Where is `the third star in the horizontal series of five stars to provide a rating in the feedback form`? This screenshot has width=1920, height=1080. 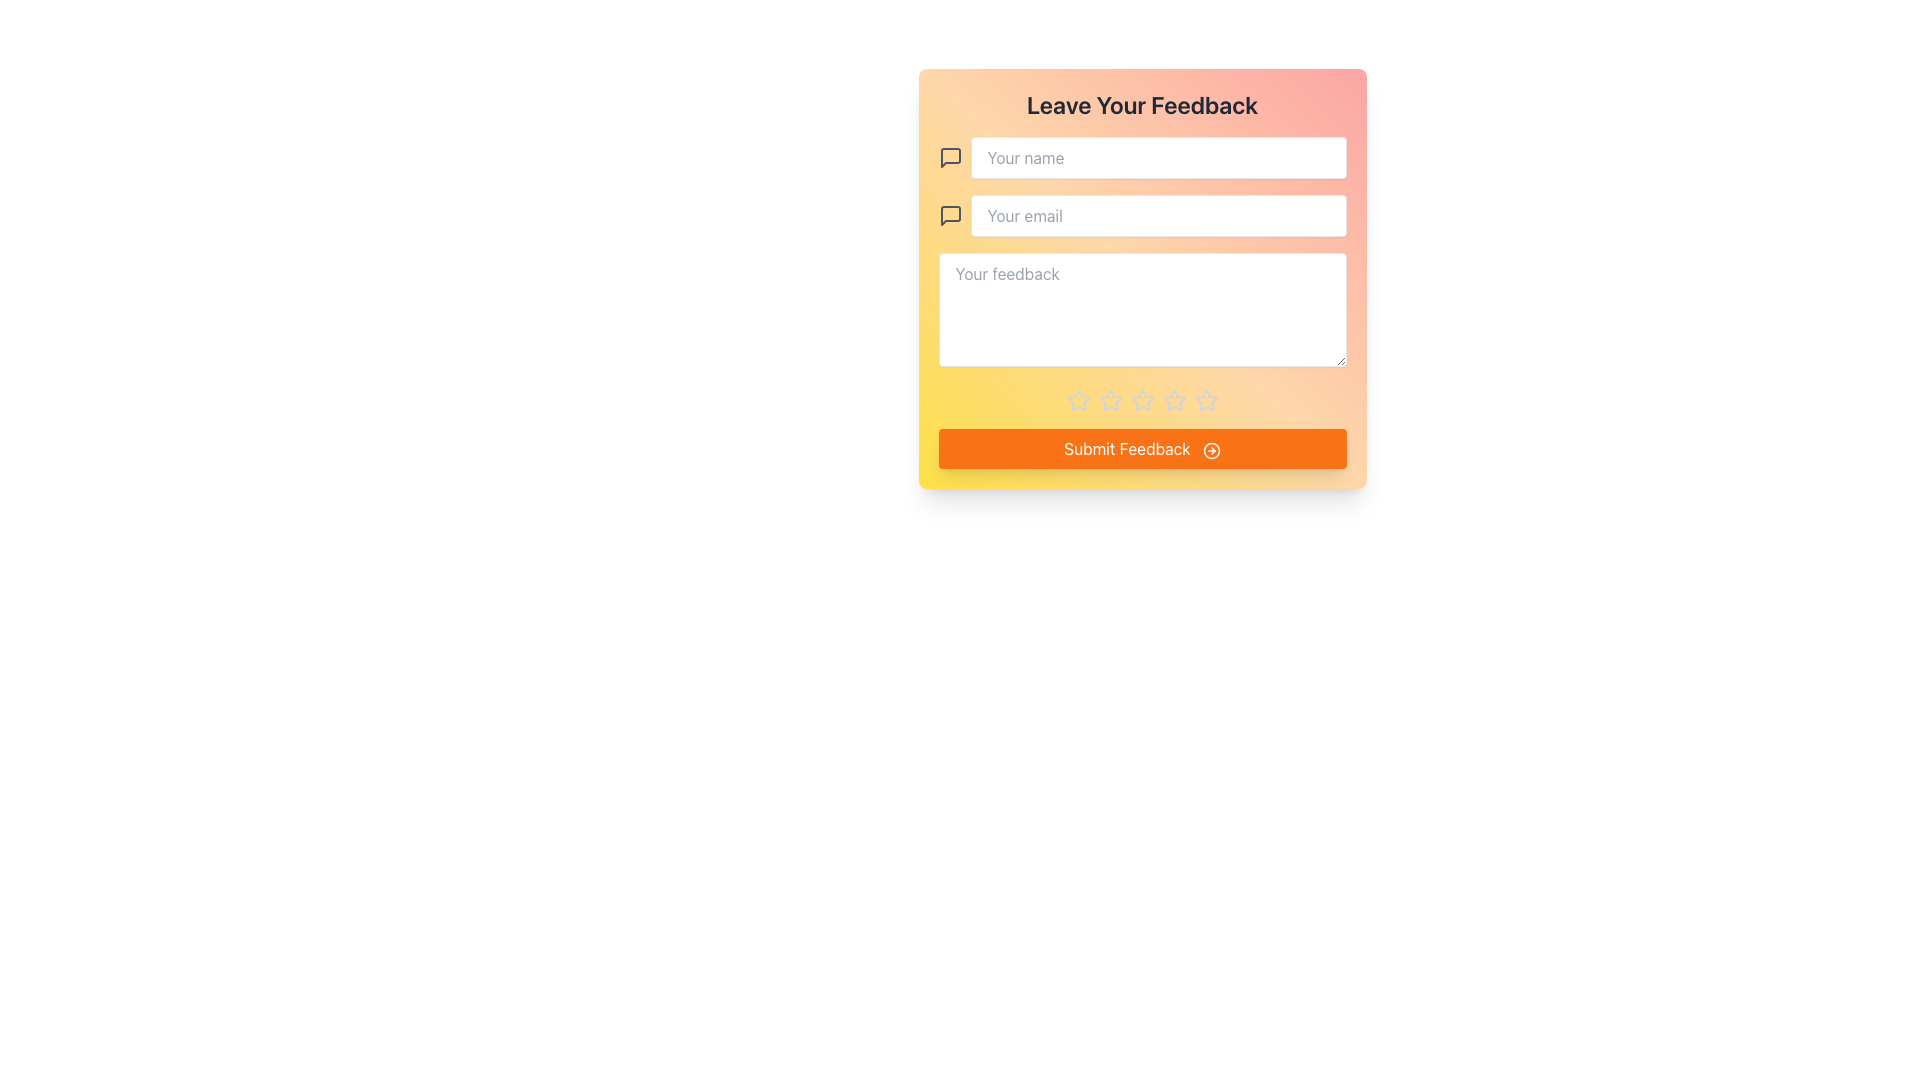 the third star in the horizontal series of five stars to provide a rating in the feedback form is located at coordinates (1109, 401).